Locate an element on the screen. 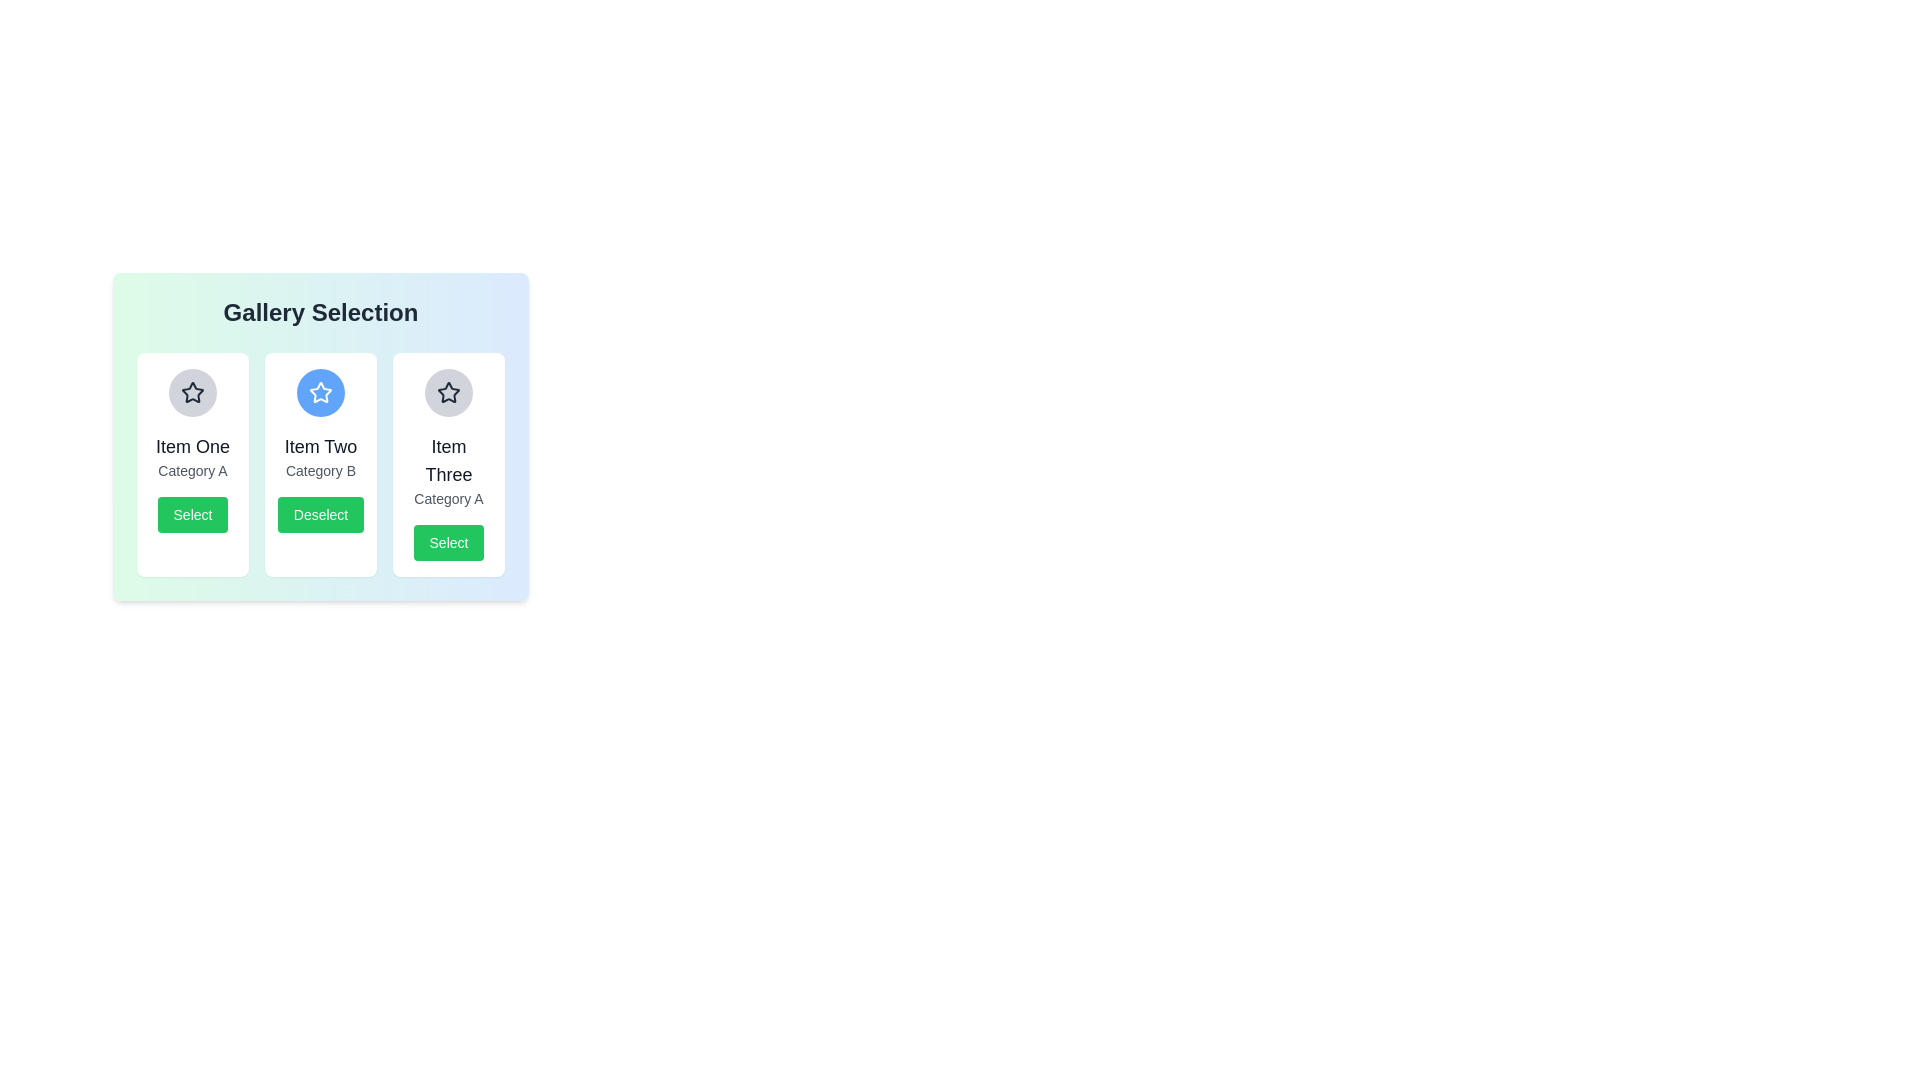 This screenshot has width=1920, height=1080. the button corresponding to Item Two to toggle its selection state is located at coordinates (321, 514).